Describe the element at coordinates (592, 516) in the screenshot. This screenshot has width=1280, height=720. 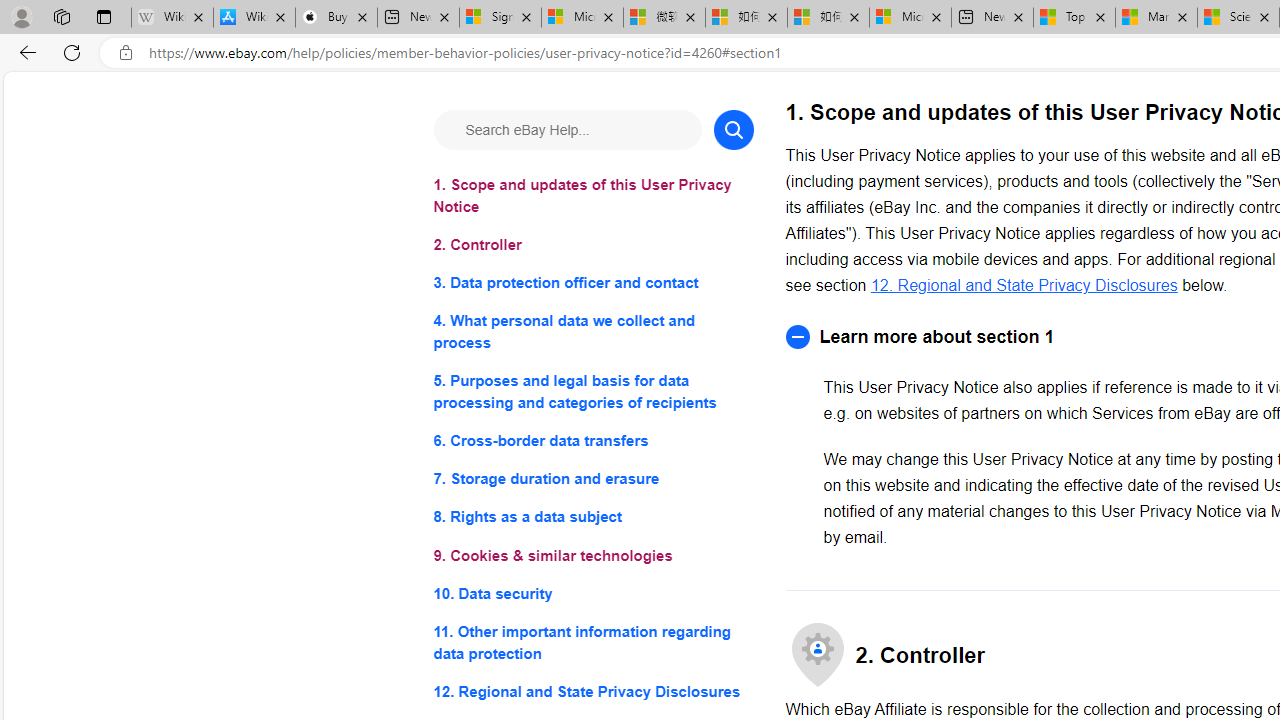
I see `'8. Rights as a data subject'` at that location.